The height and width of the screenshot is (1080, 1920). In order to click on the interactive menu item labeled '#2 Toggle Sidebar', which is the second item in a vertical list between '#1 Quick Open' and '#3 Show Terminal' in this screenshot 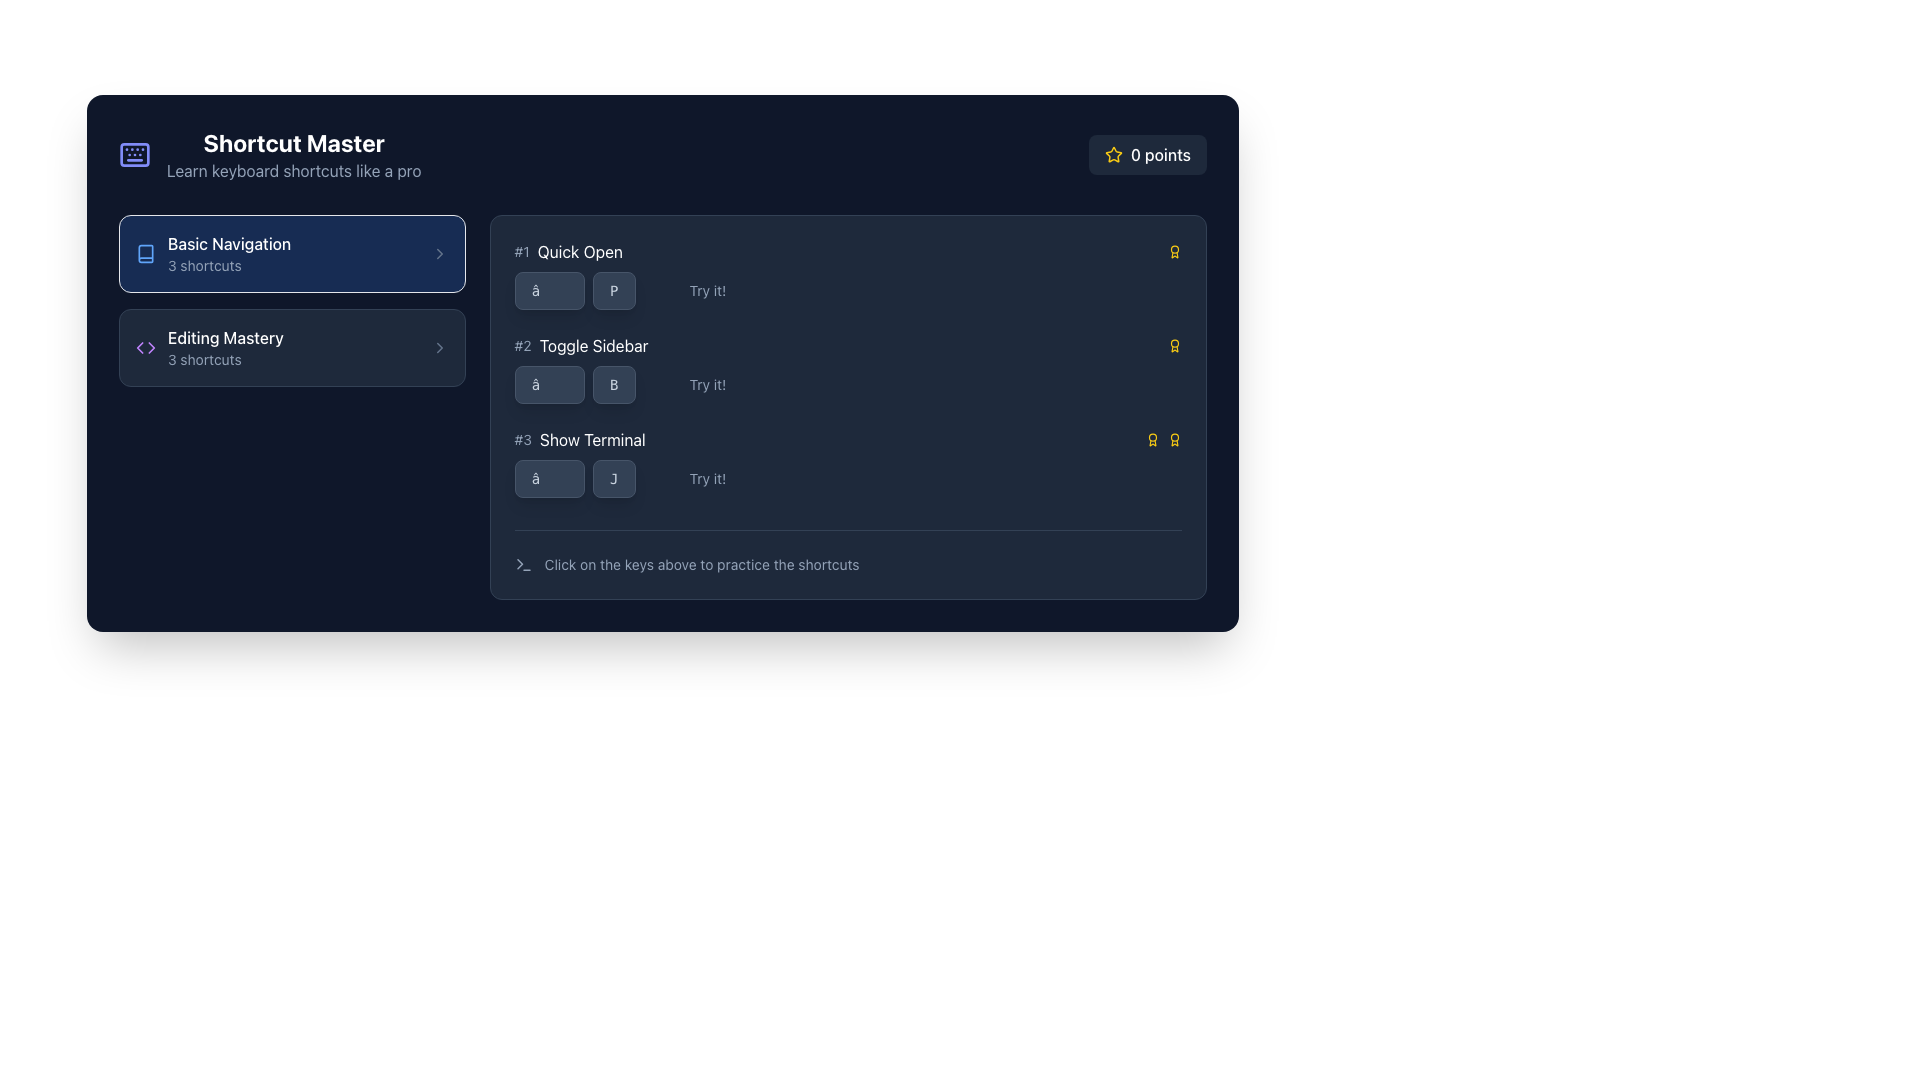, I will do `click(848, 345)`.